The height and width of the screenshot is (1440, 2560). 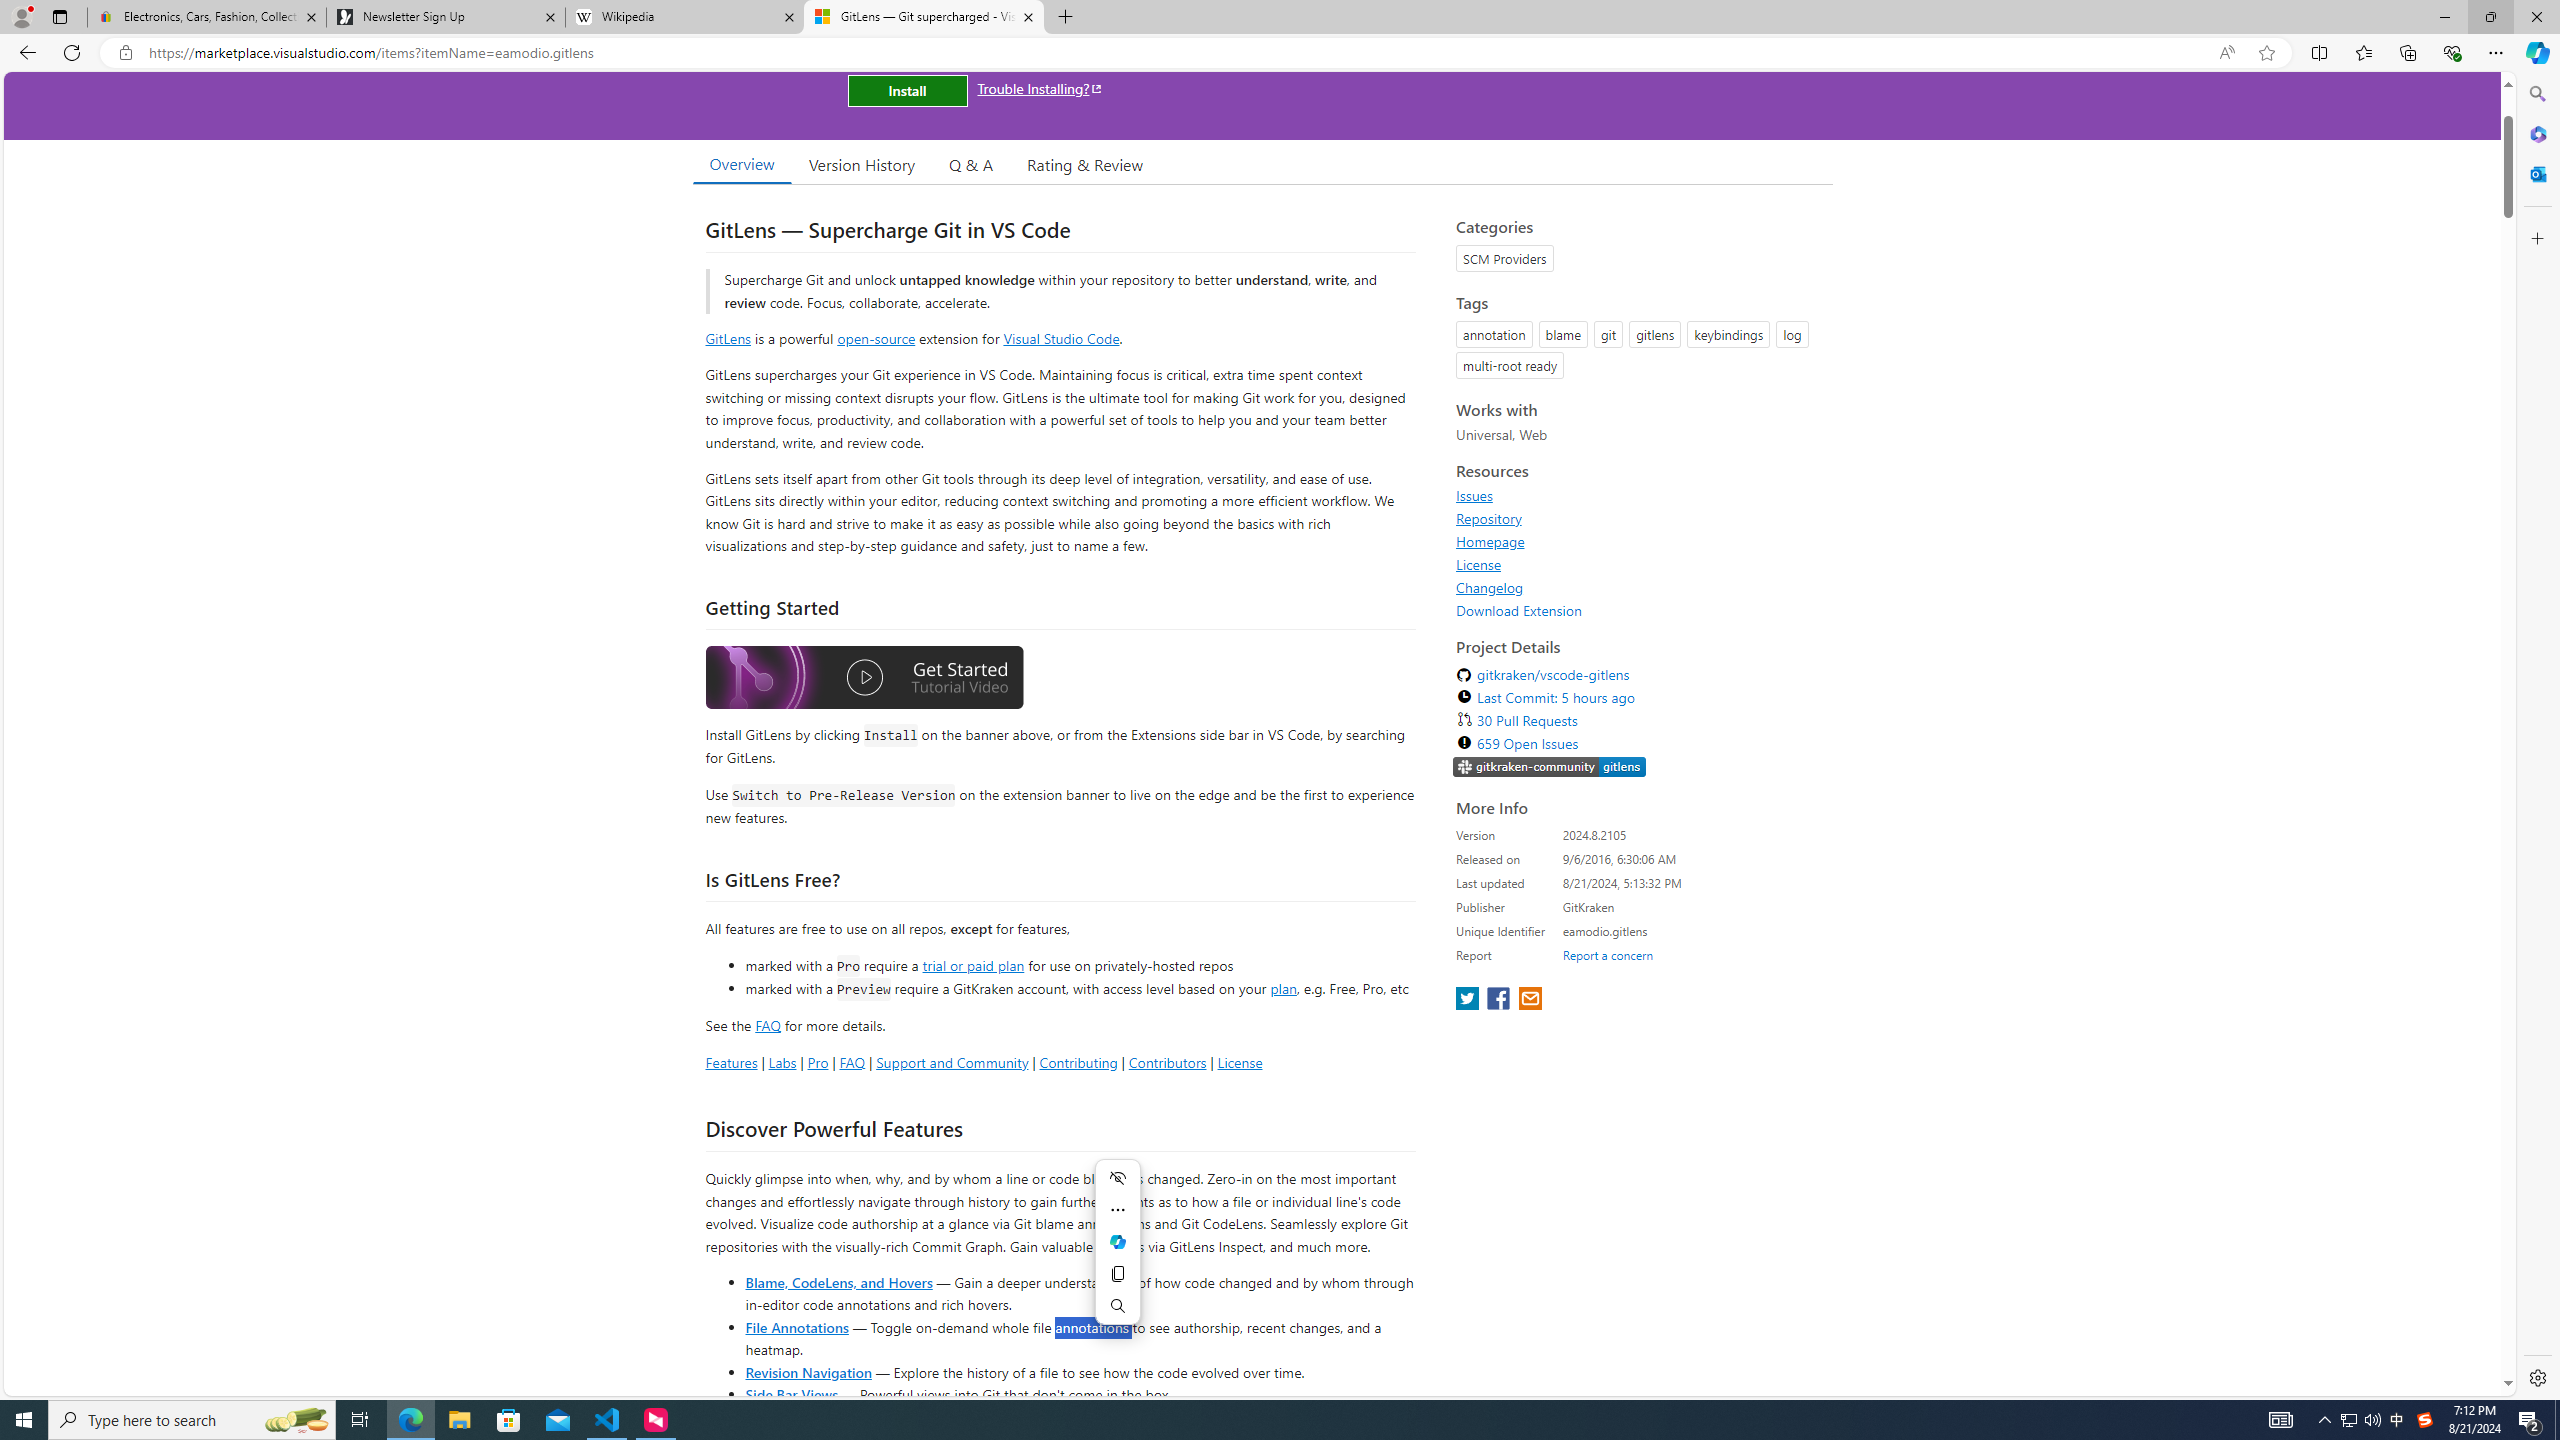 What do you see at coordinates (790, 1393) in the screenshot?
I see `'Side Bar Views'` at bounding box center [790, 1393].